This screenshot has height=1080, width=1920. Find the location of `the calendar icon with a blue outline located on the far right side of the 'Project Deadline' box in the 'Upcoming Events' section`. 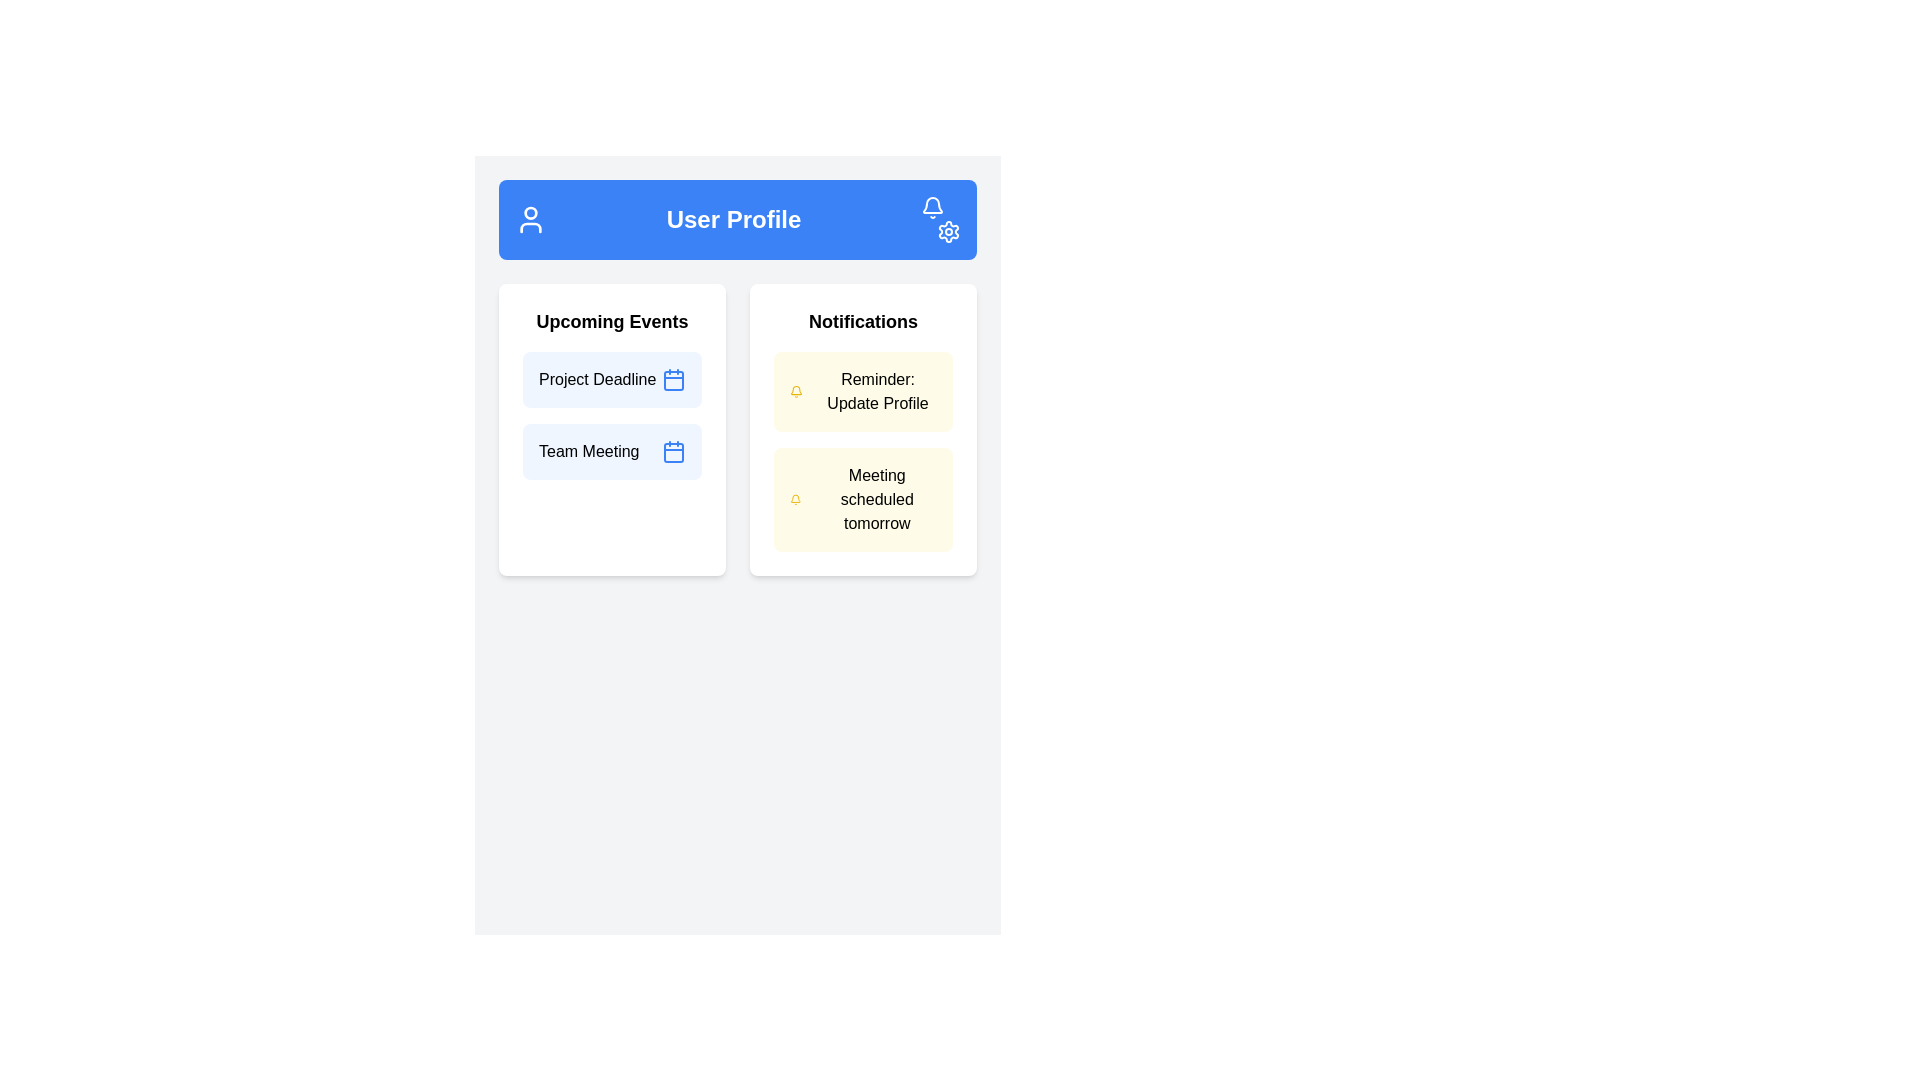

the calendar icon with a blue outline located on the far right side of the 'Project Deadline' box in the 'Upcoming Events' section is located at coordinates (673, 380).